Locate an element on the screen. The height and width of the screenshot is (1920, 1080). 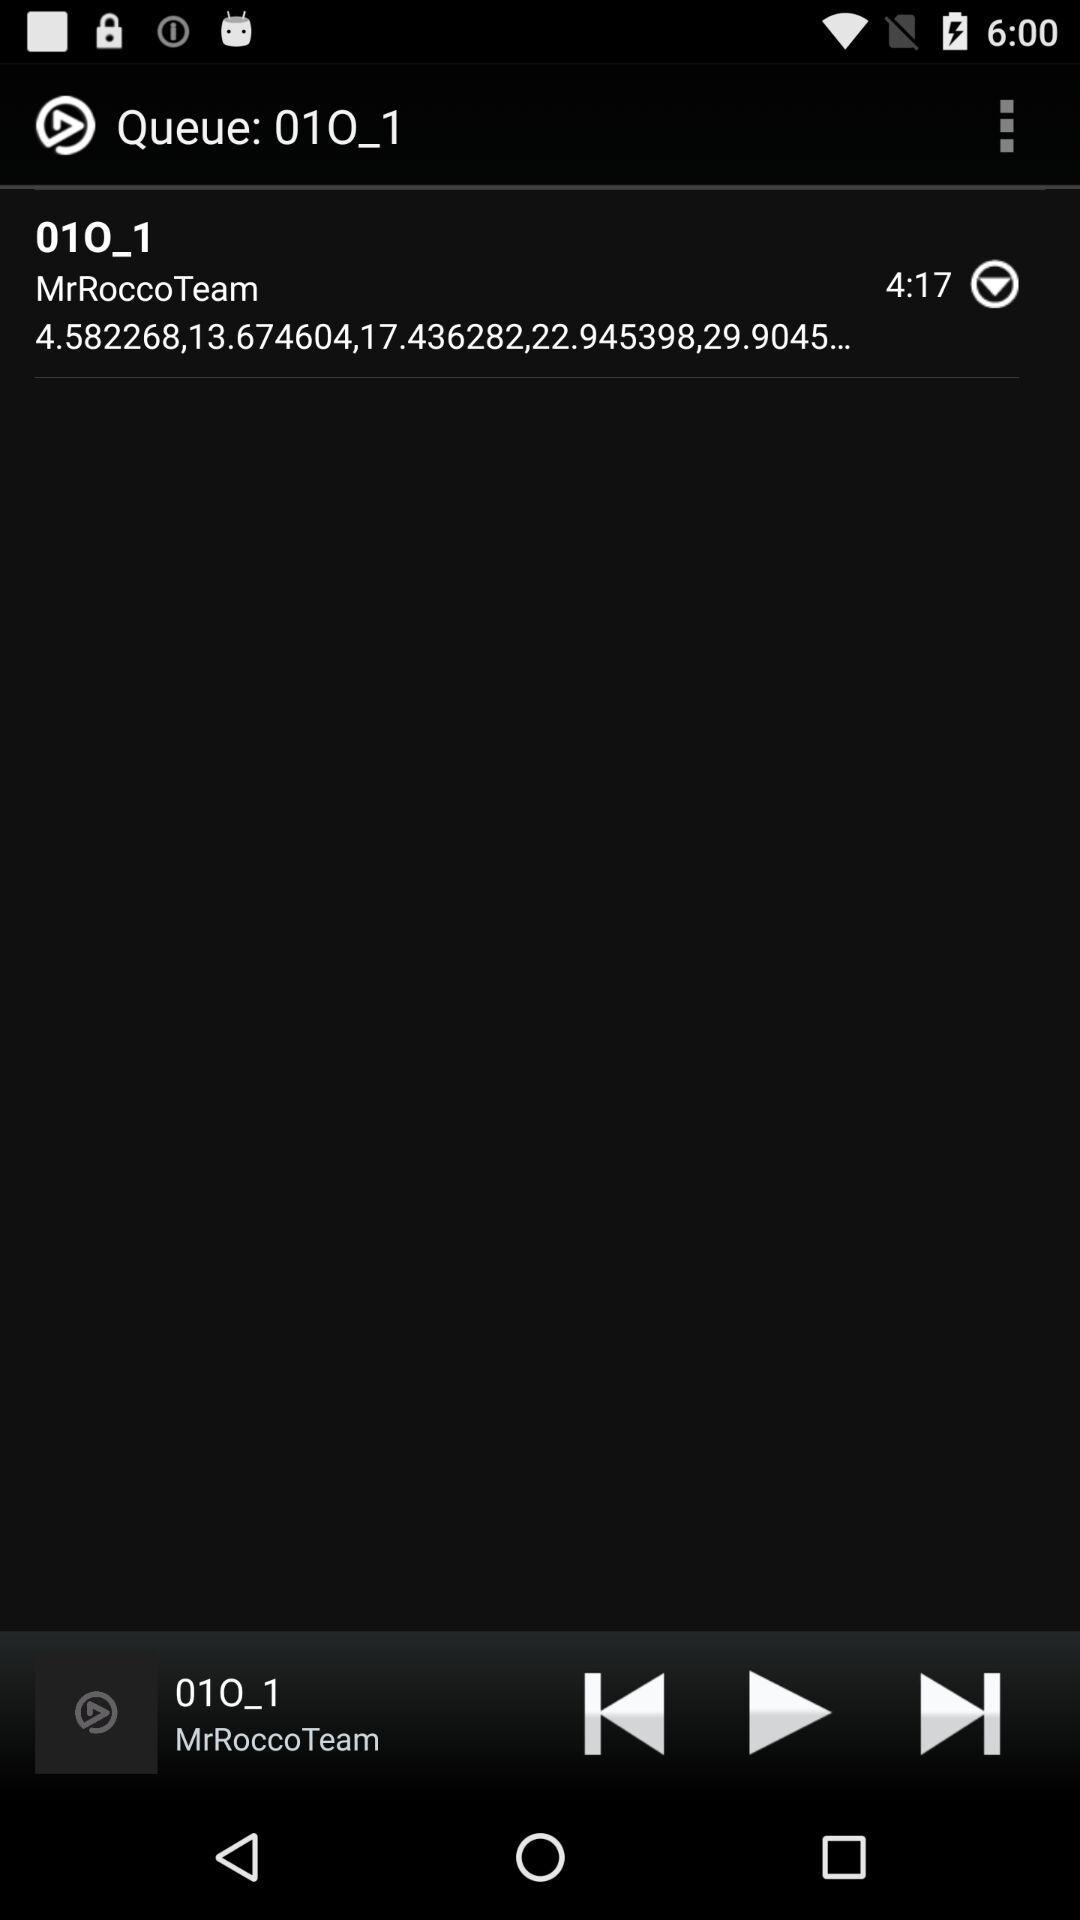
media is located at coordinates (790, 1711).